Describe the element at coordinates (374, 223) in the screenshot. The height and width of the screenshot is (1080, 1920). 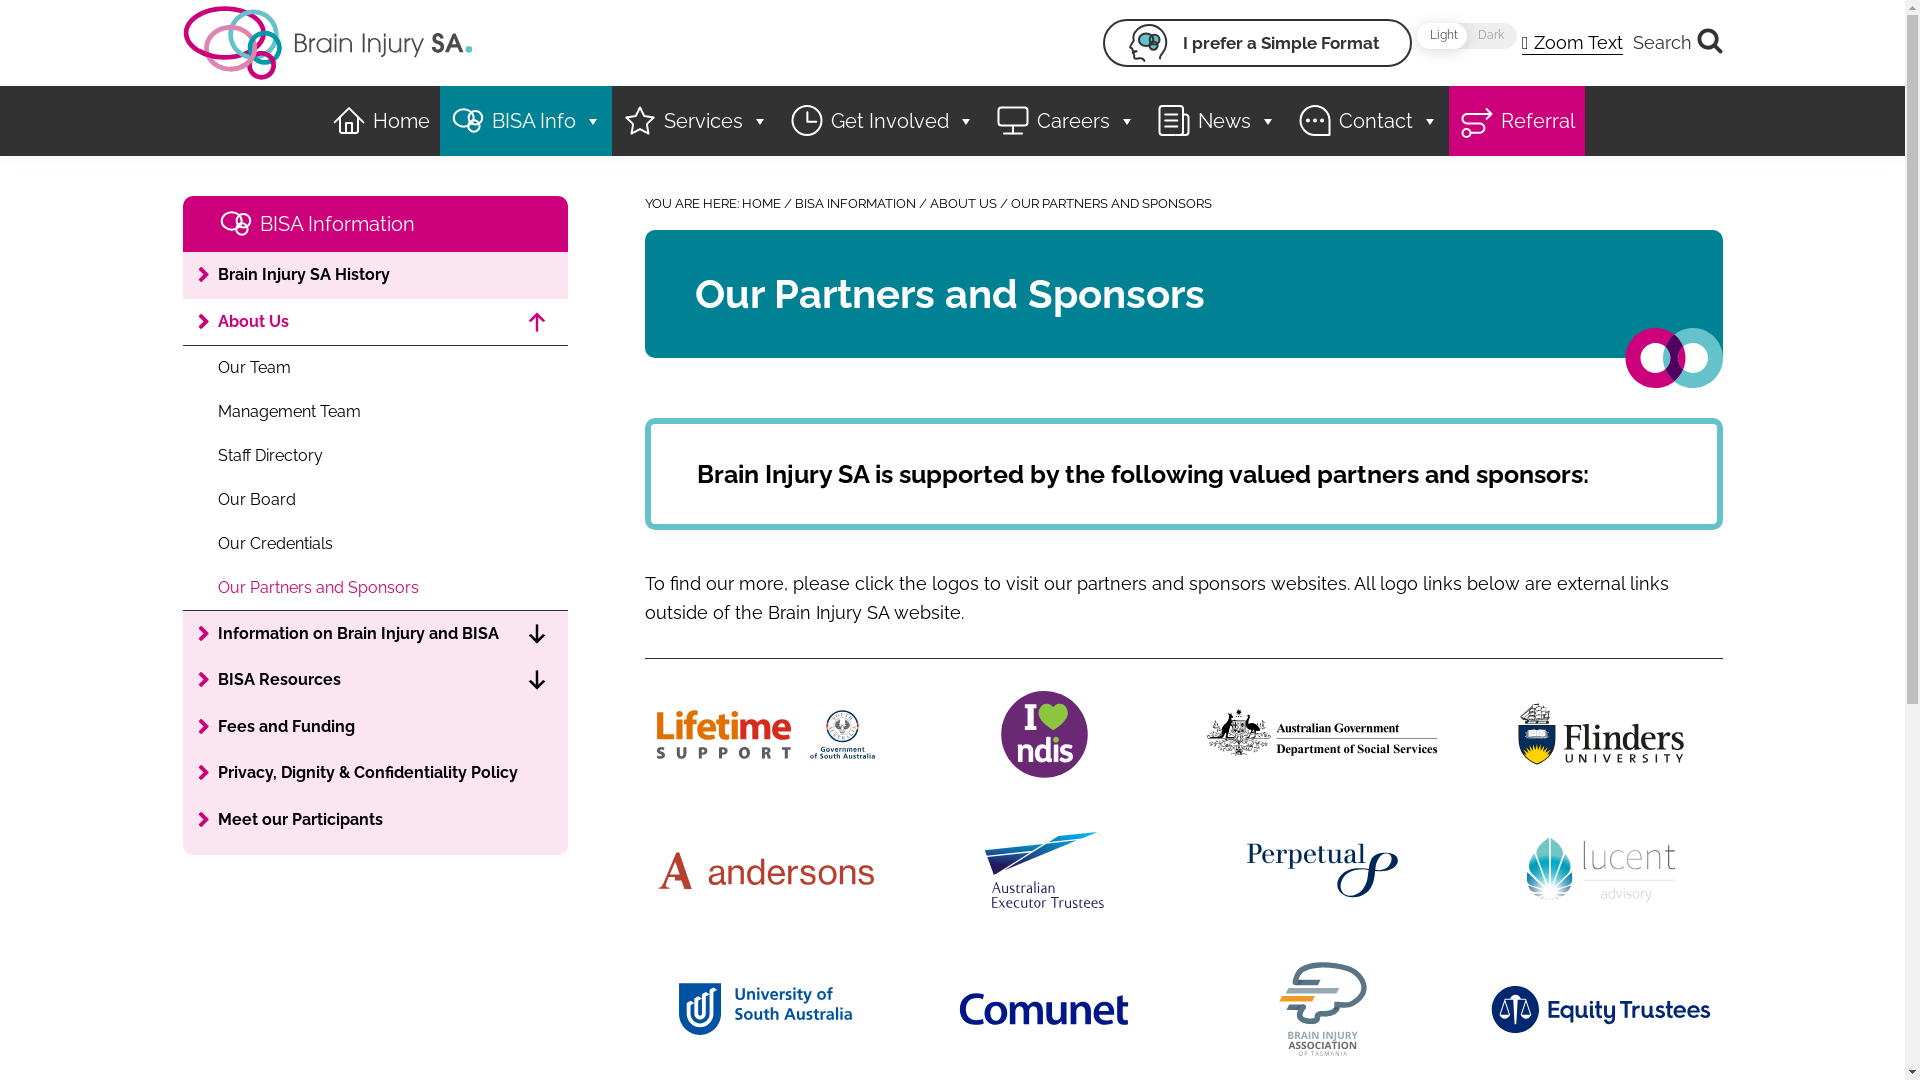
I see `'BISA Information'` at that location.